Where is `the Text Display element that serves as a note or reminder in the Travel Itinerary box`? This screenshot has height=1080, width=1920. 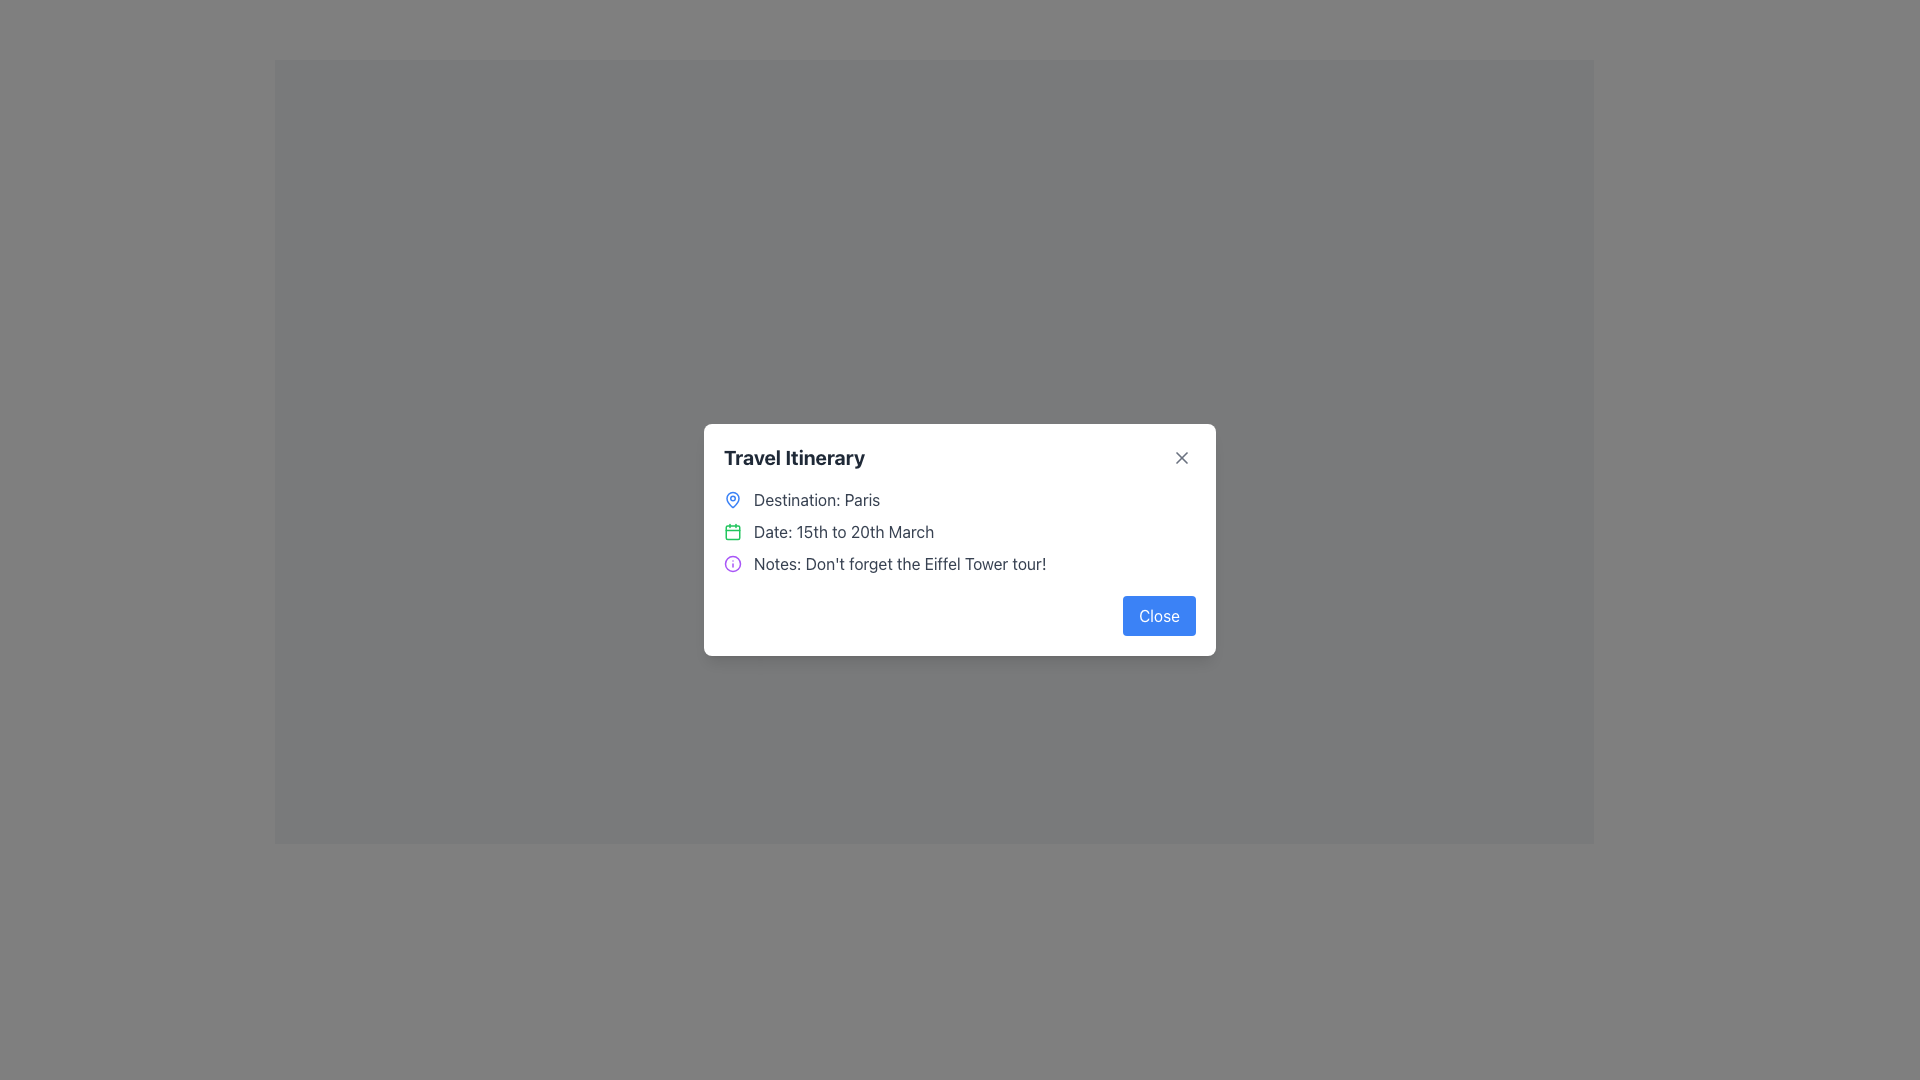
the Text Display element that serves as a note or reminder in the Travel Itinerary box is located at coordinates (899, 563).